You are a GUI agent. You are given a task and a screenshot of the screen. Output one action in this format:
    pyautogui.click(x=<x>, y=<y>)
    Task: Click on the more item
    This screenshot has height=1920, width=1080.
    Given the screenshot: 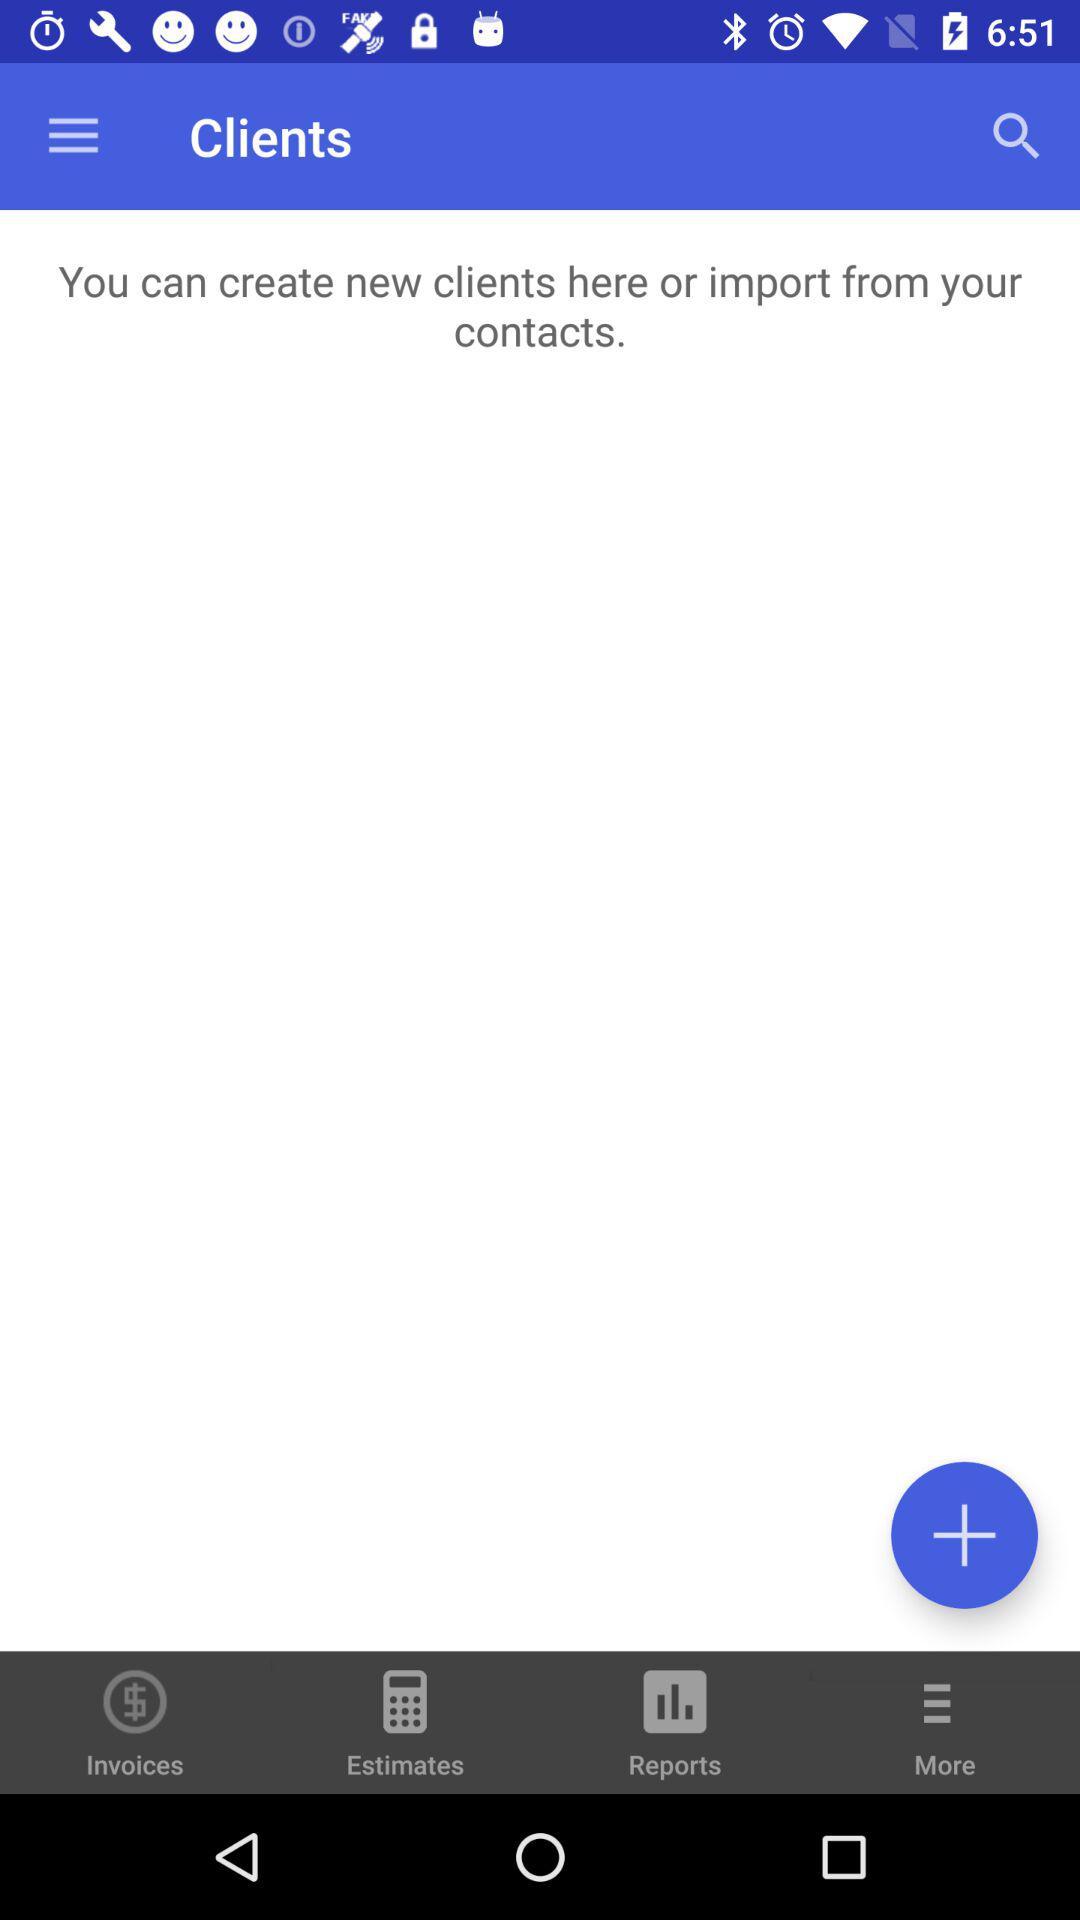 What is the action you would take?
    pyautogui.click(x=945, y=1736)
    